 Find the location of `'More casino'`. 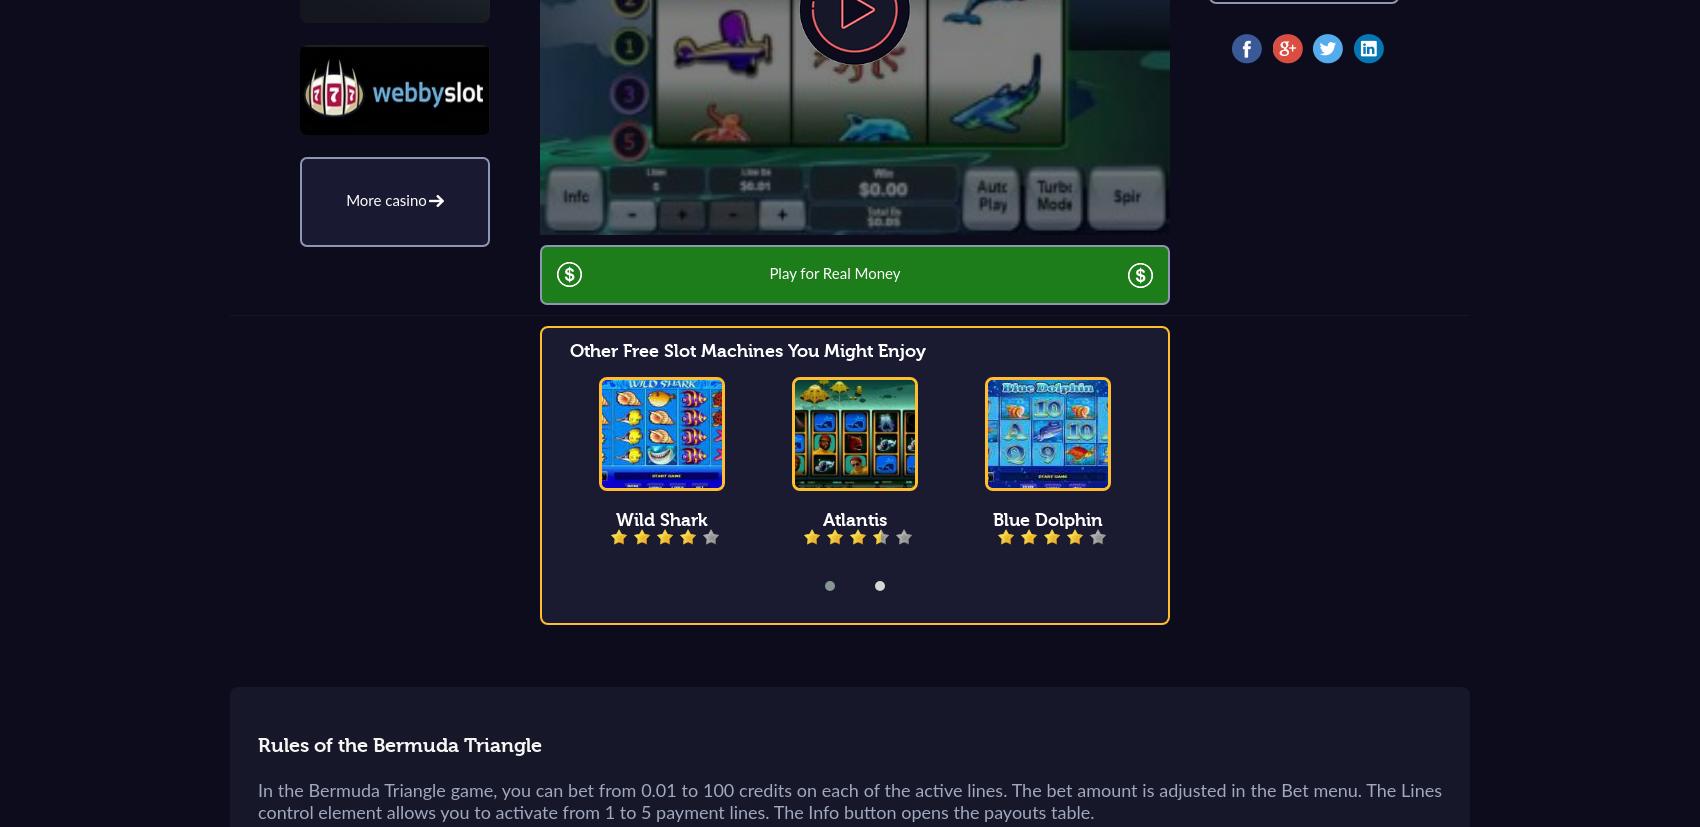

'More casino' is located at coordinates (385, 201).